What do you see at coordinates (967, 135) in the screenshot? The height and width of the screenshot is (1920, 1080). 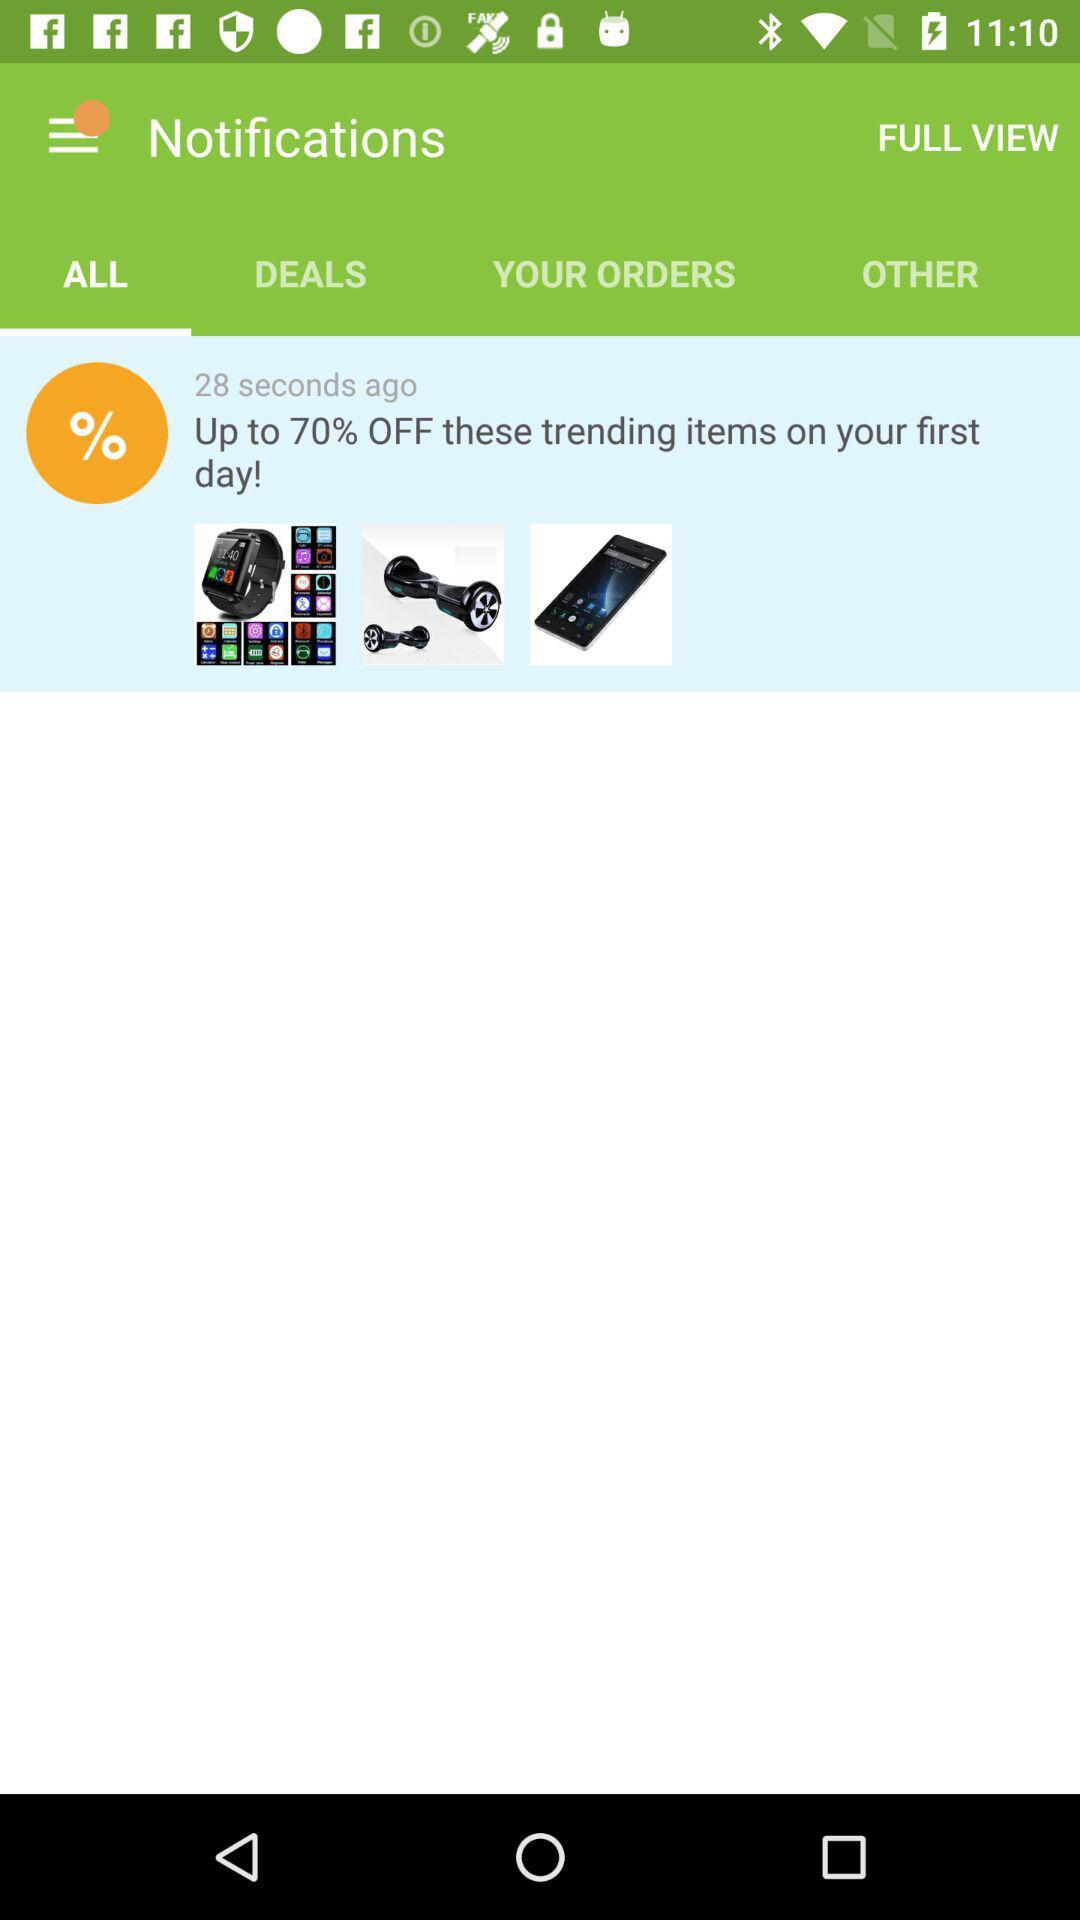 I see `the item next to your orders item` at bounding box center [967, 135].